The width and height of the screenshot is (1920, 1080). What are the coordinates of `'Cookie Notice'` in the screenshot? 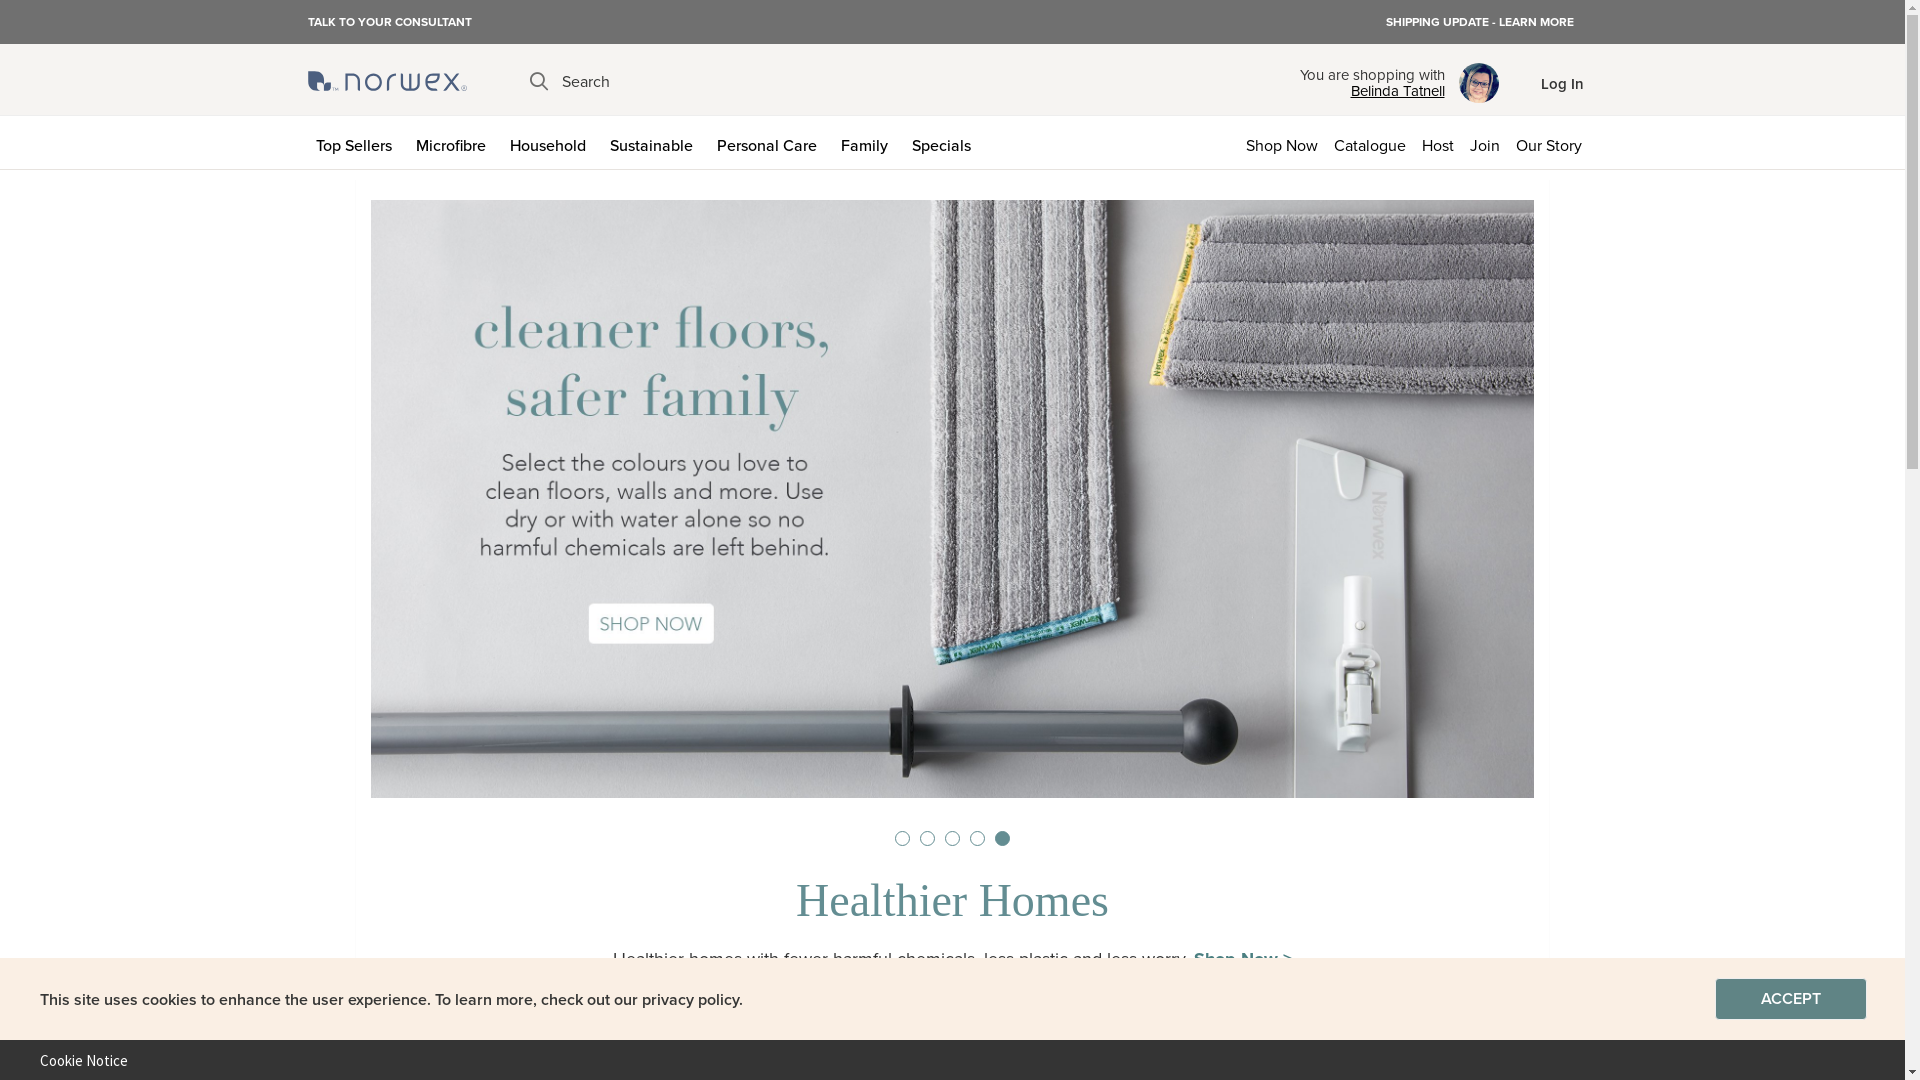 It's located at (76, 1058).